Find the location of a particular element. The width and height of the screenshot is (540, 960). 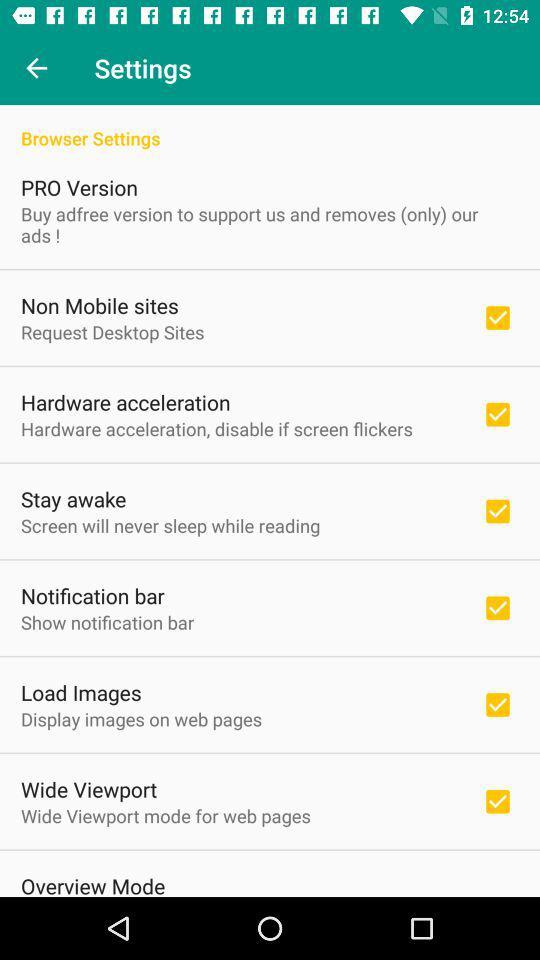

pro version item is located at coordinates (78, 187).